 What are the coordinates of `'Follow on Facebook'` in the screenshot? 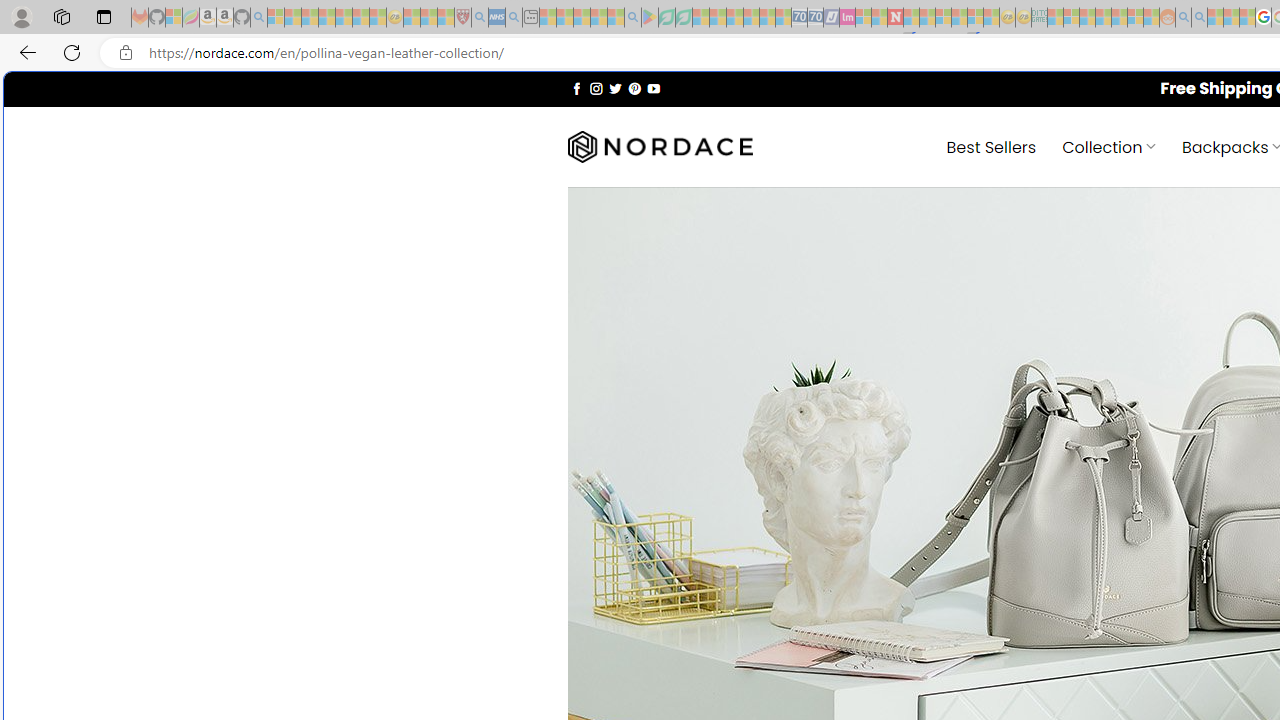 It's located at (576, 87).